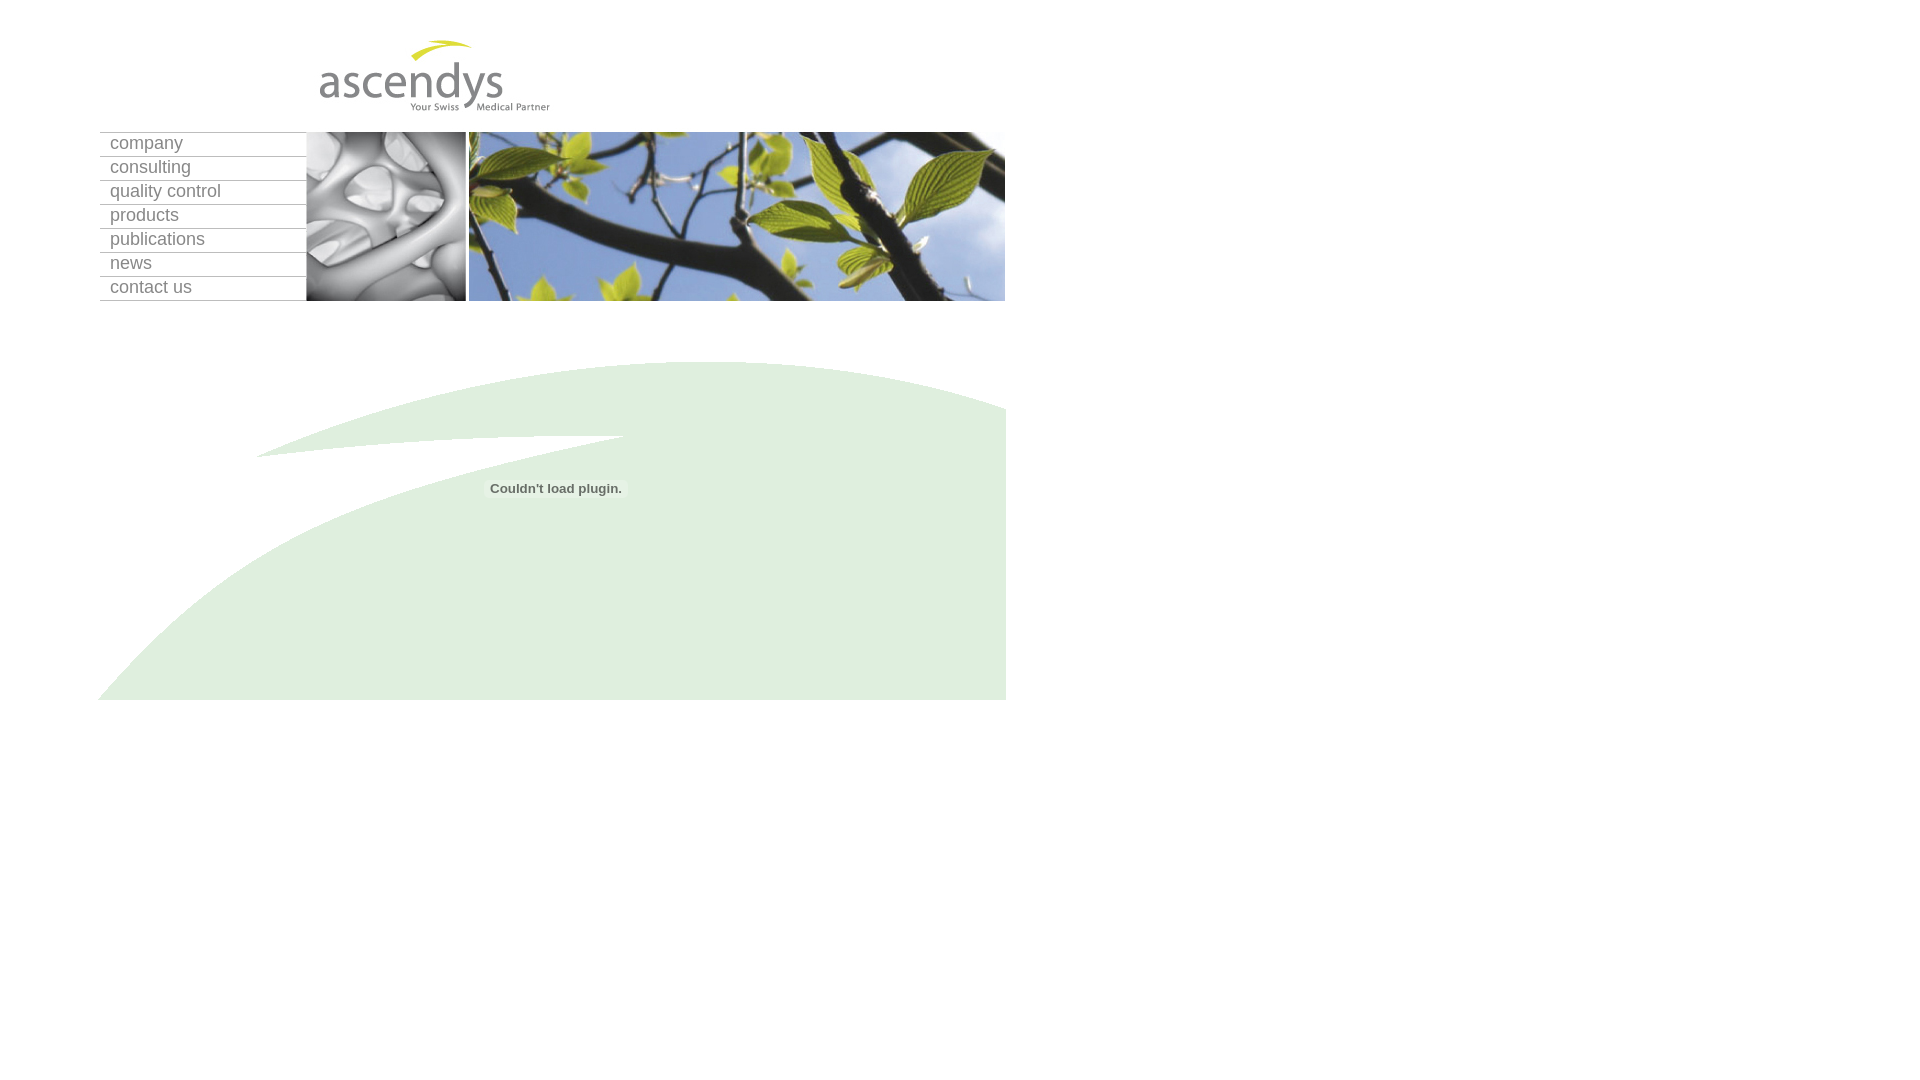 Image resolution: width=1920 pixels, height=1080 pixels. I want to click on 'news', so click(202, 263).